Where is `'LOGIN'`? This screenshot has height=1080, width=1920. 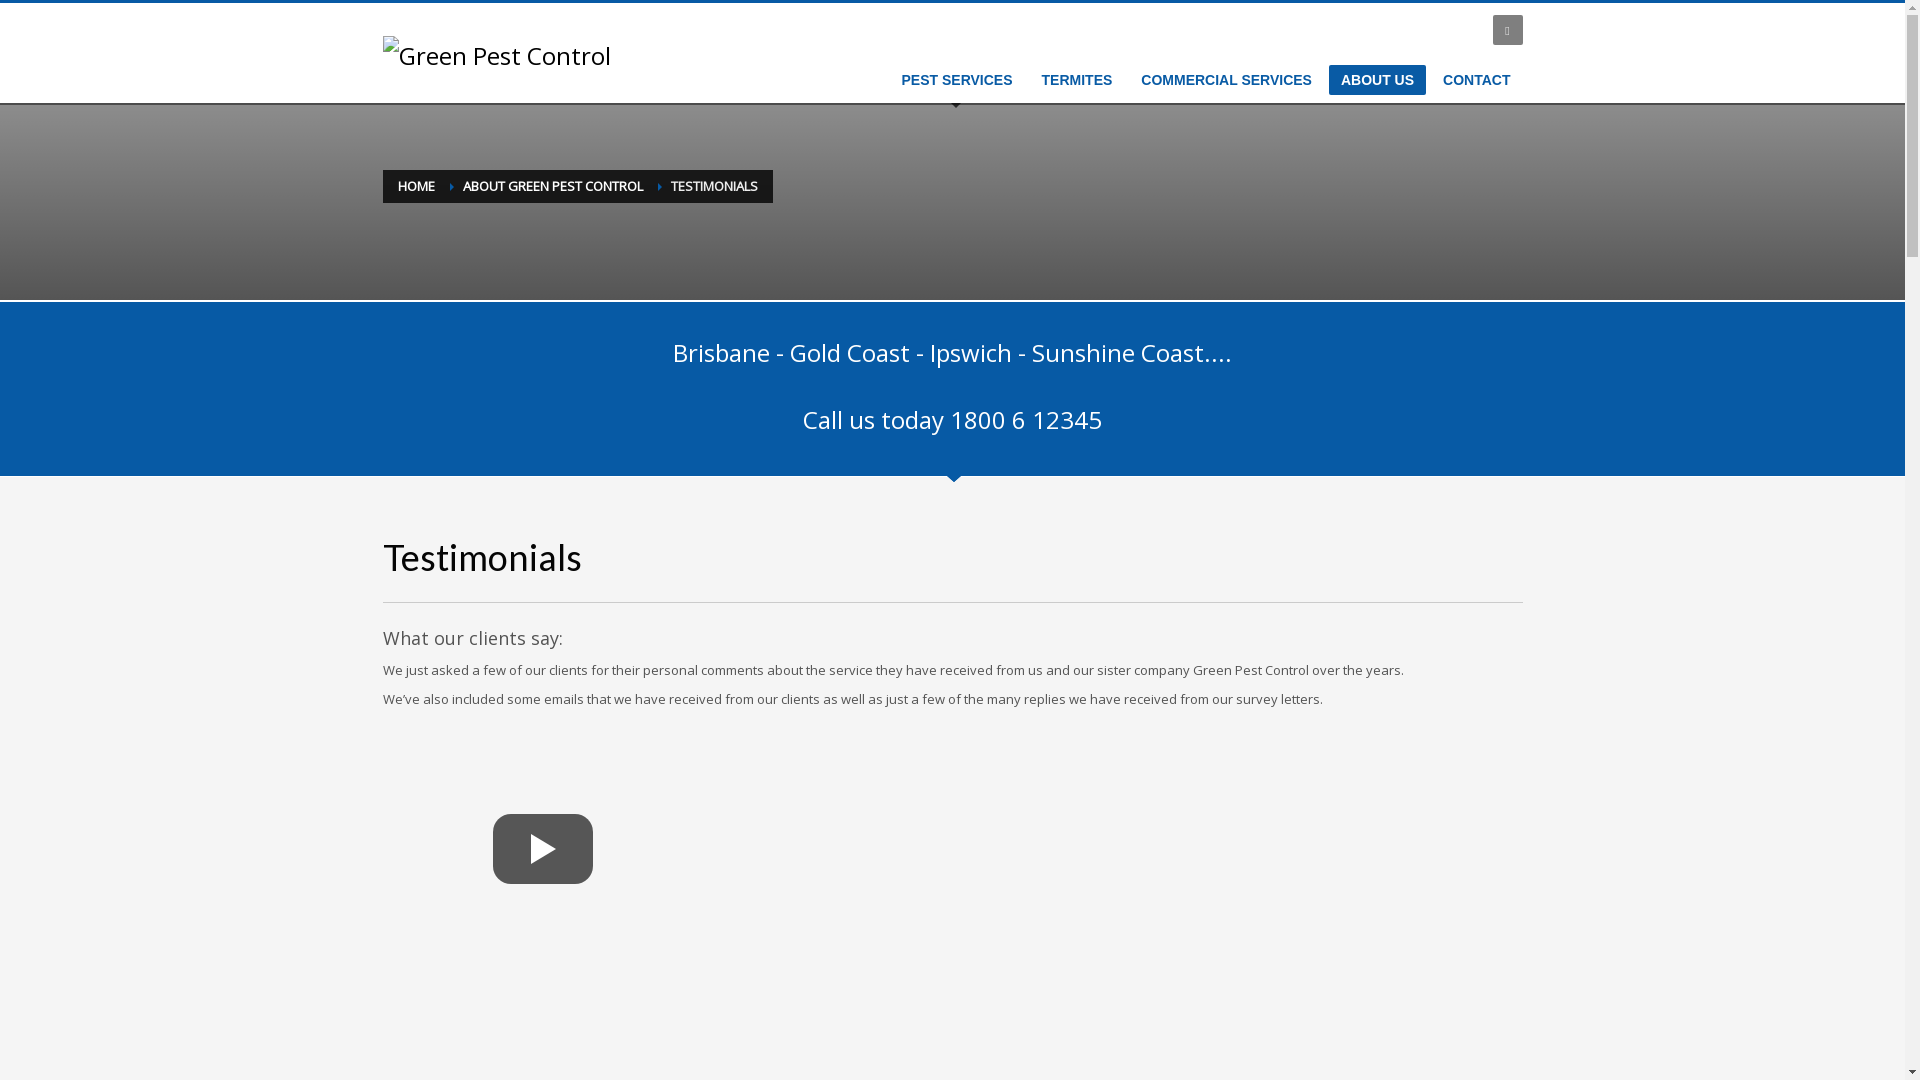 'LOGIN' is located at coordinates (1455, 30).